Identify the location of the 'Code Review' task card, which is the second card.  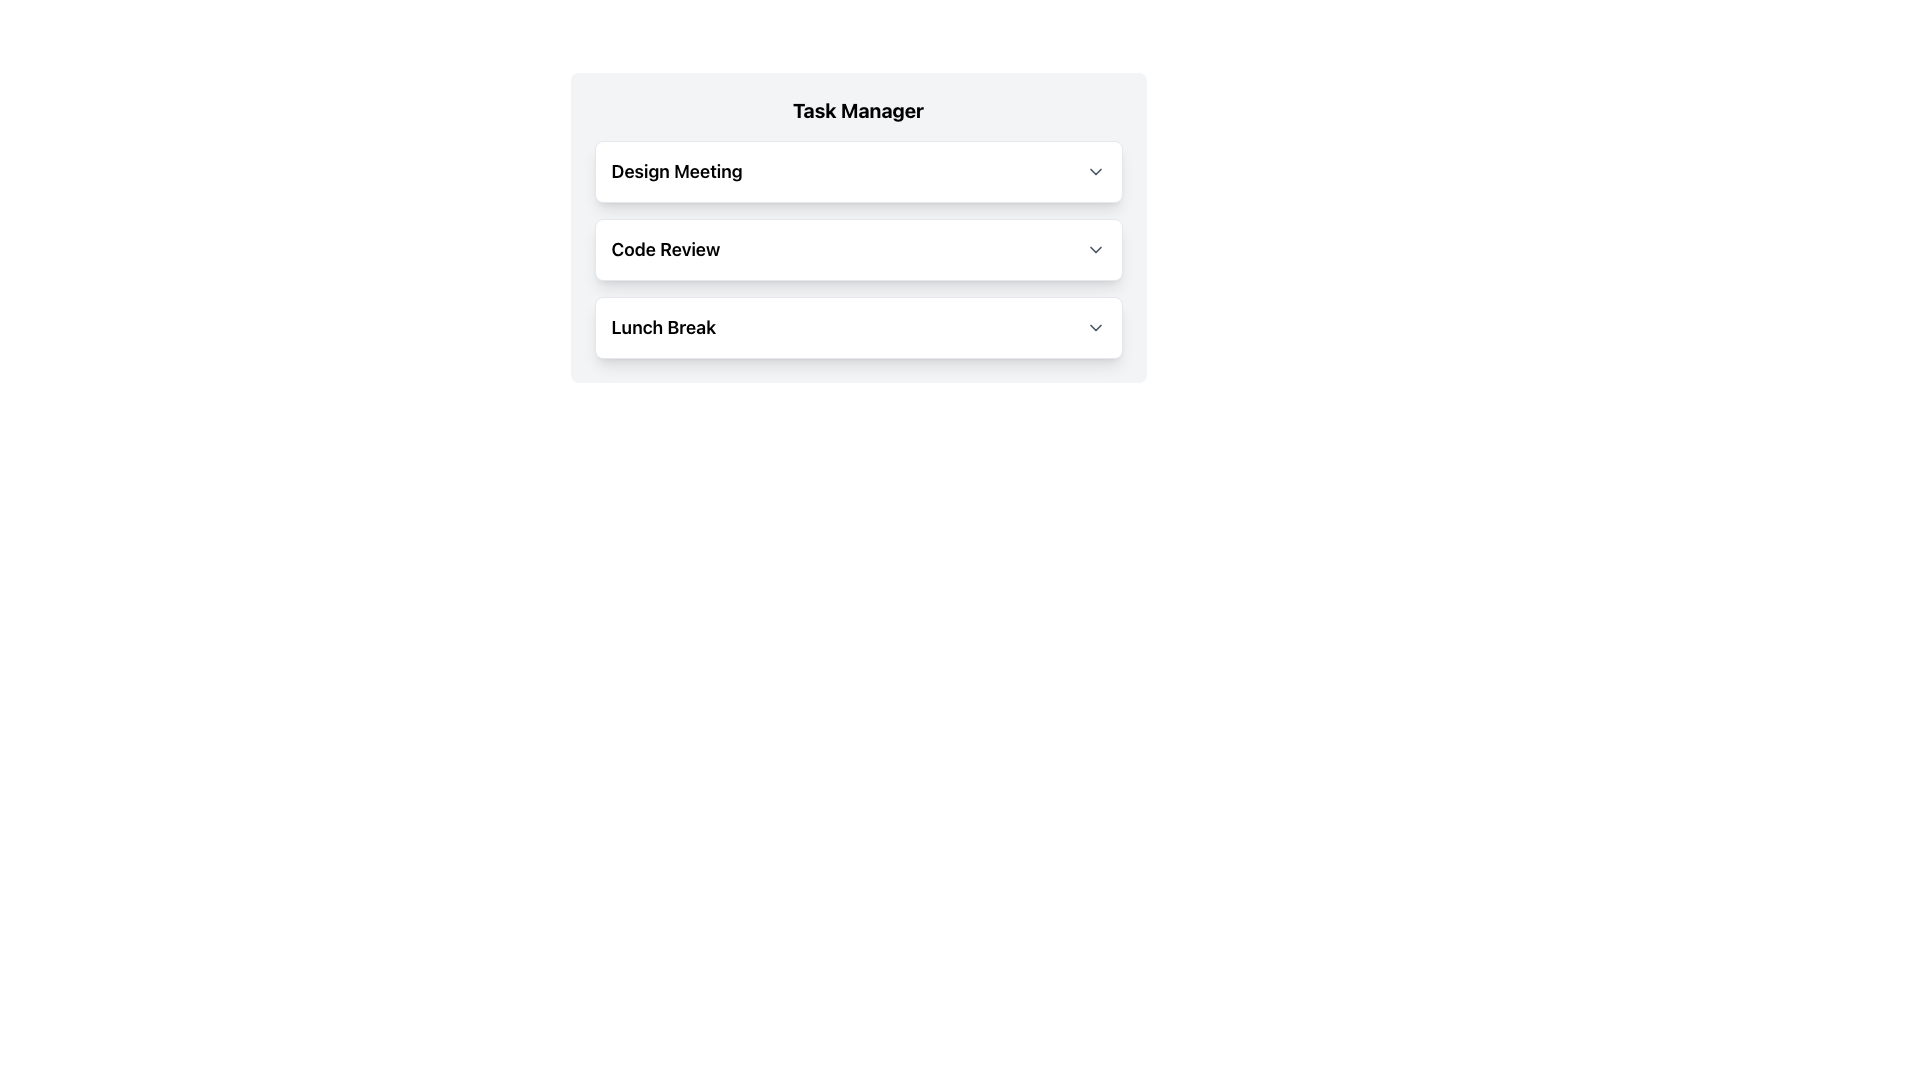
(858, 249).